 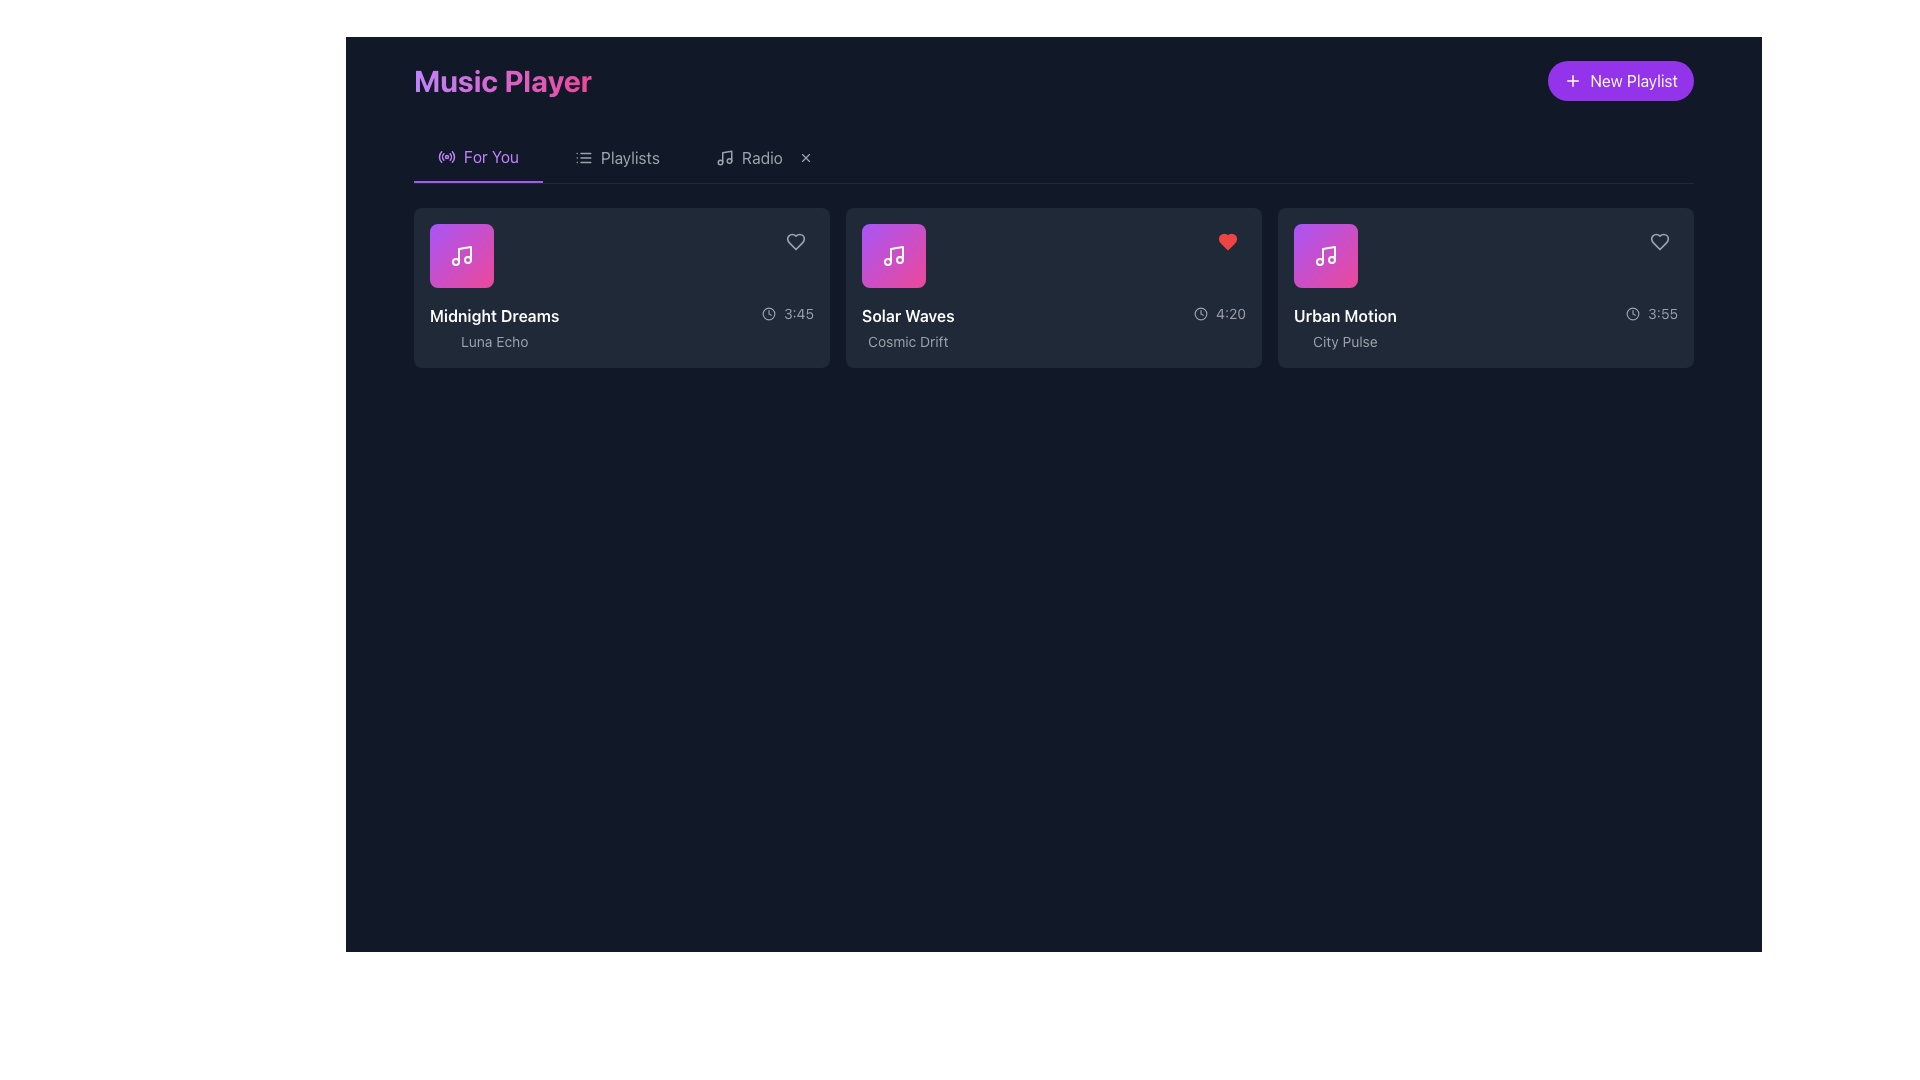 I want to click on the 'Radio' navigation menu item, so click(x=763, y=157).